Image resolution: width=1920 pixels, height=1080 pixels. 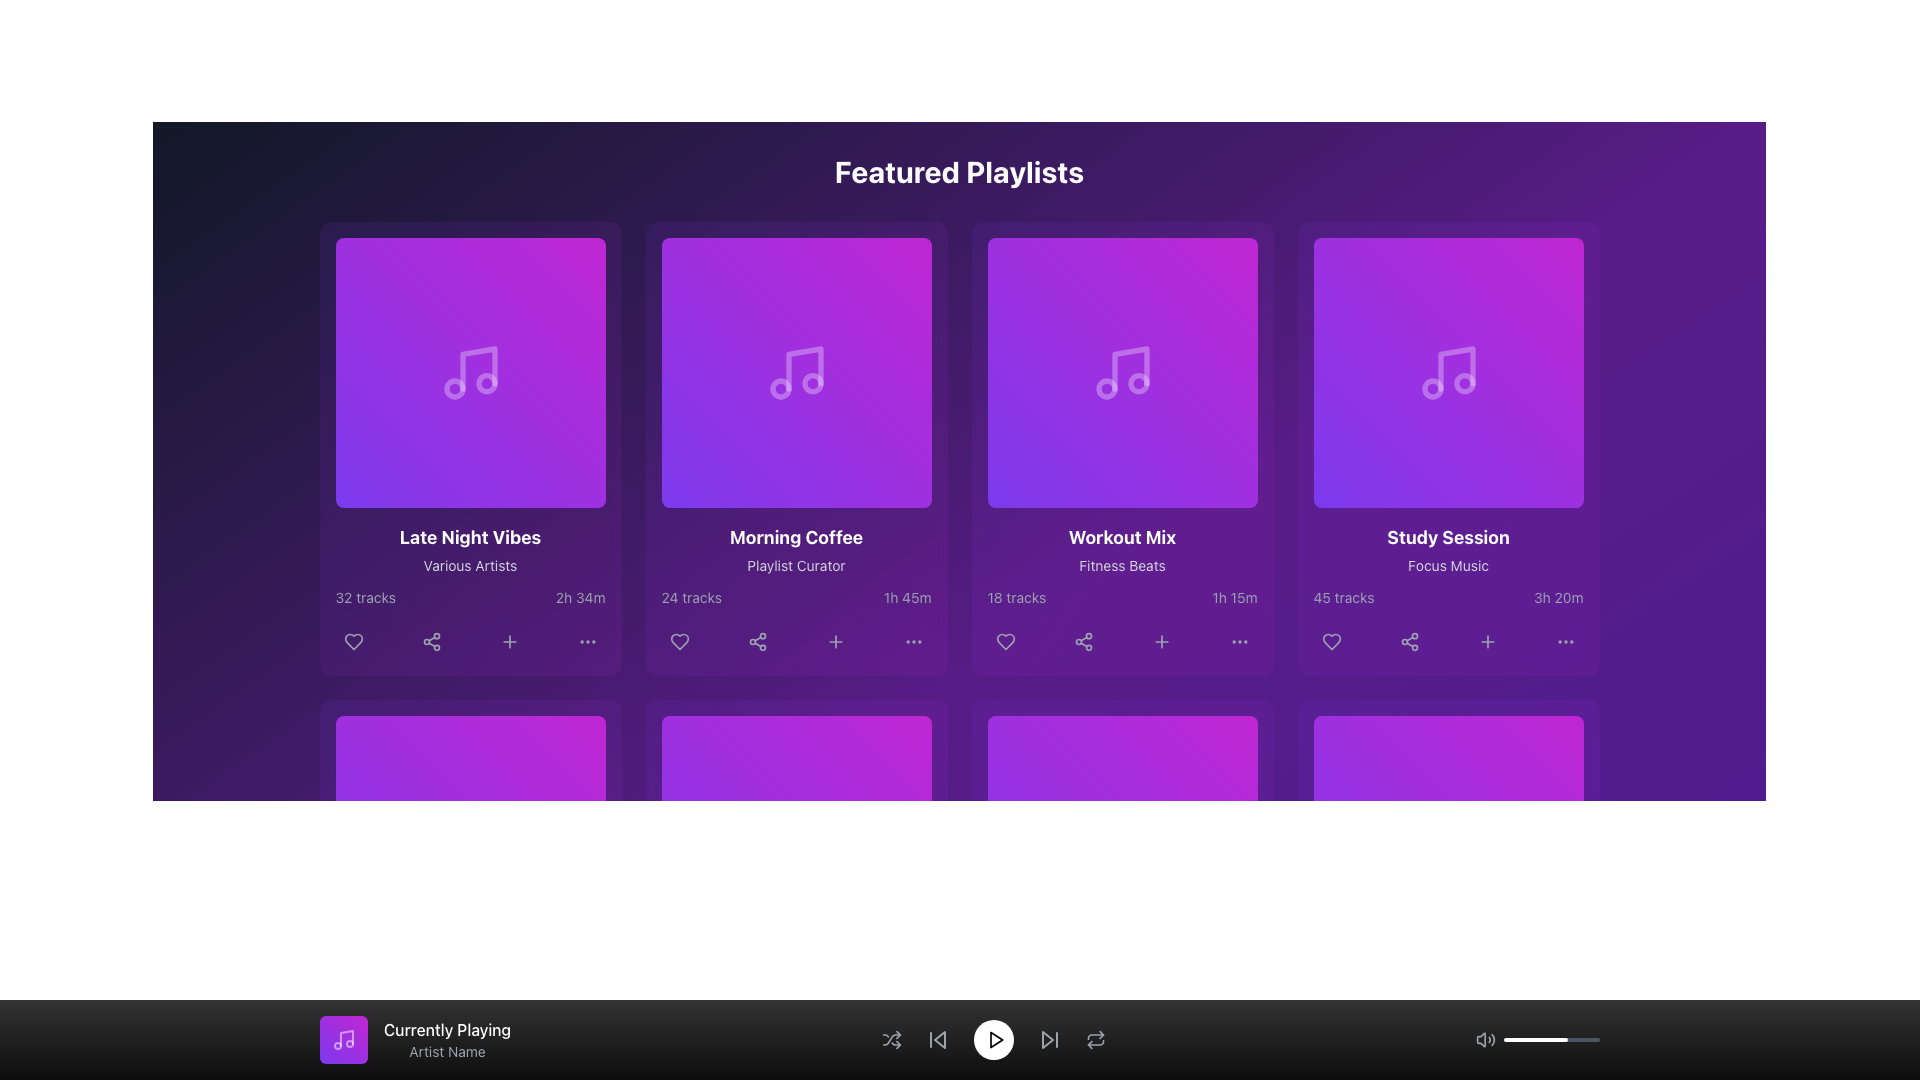 I want to click on the volume level, so click(x=1572, y=1039).